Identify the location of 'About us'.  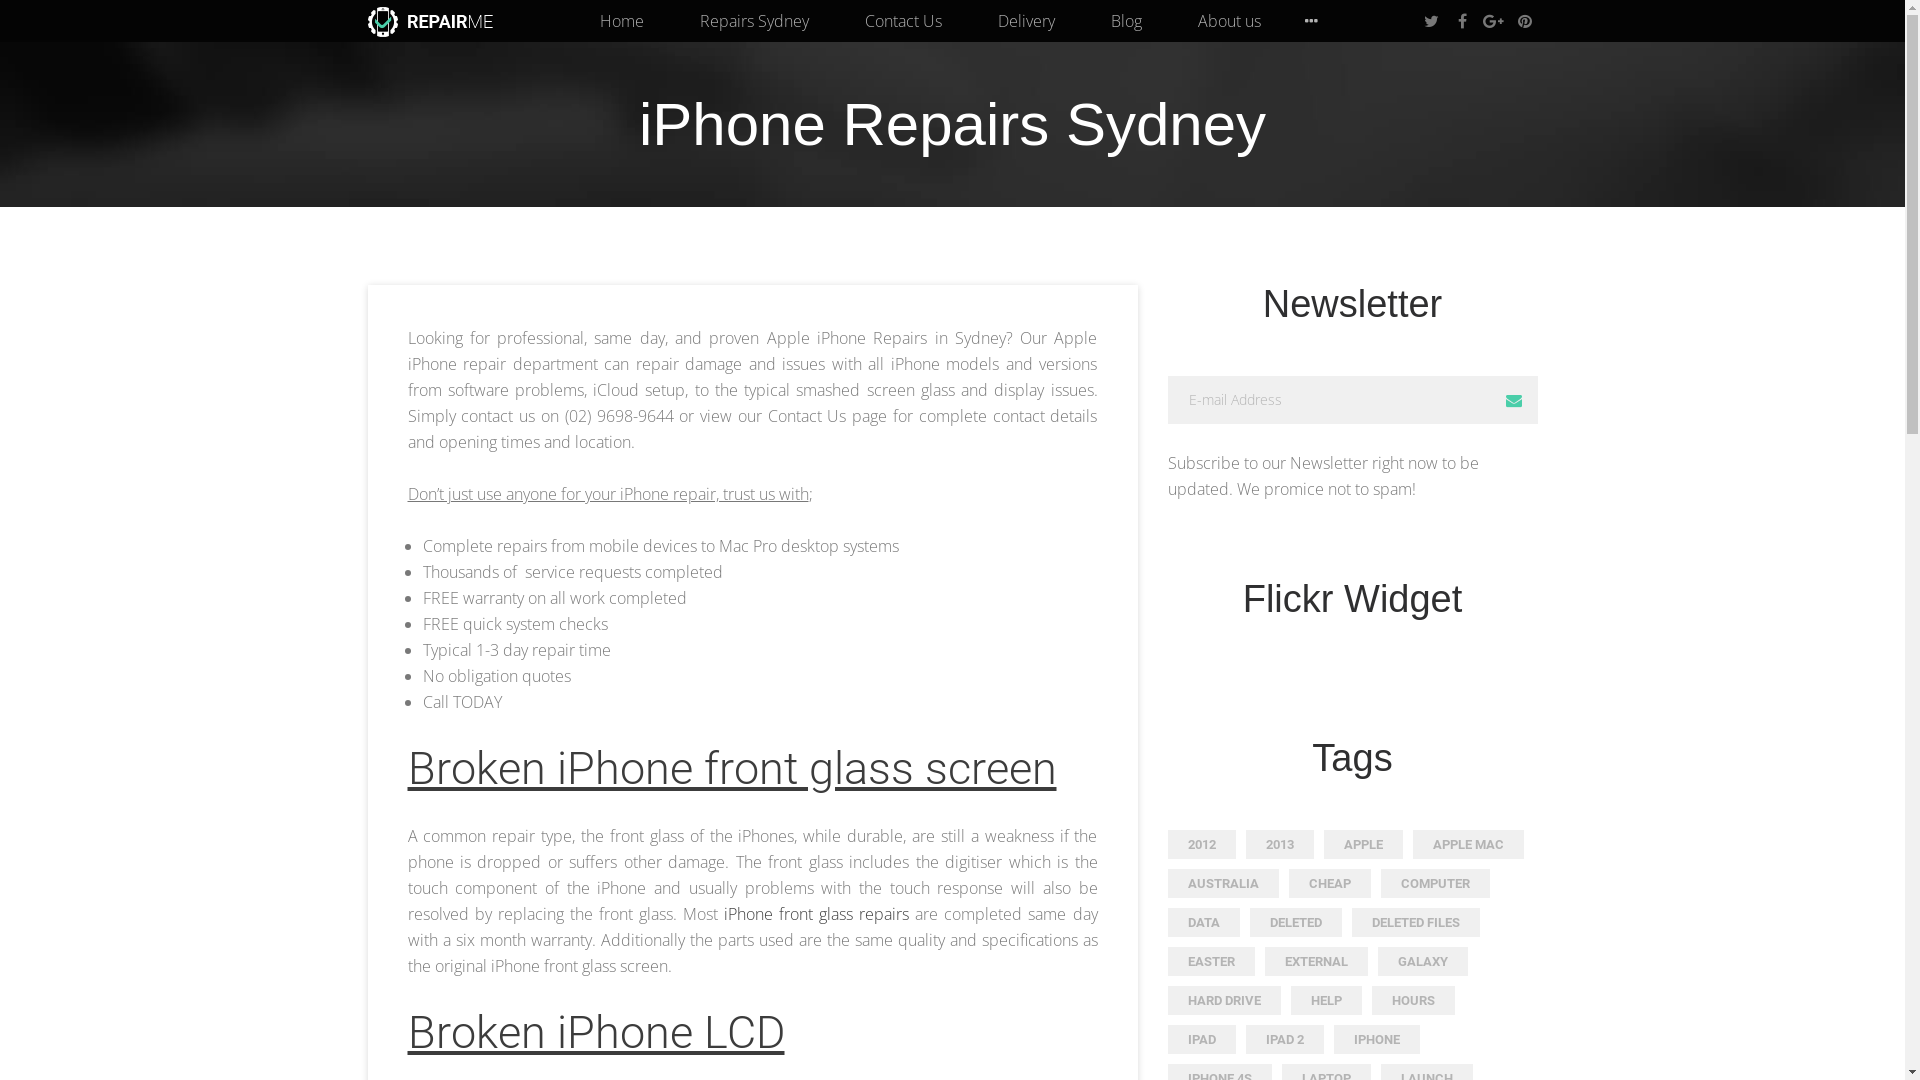
(1228, 20).